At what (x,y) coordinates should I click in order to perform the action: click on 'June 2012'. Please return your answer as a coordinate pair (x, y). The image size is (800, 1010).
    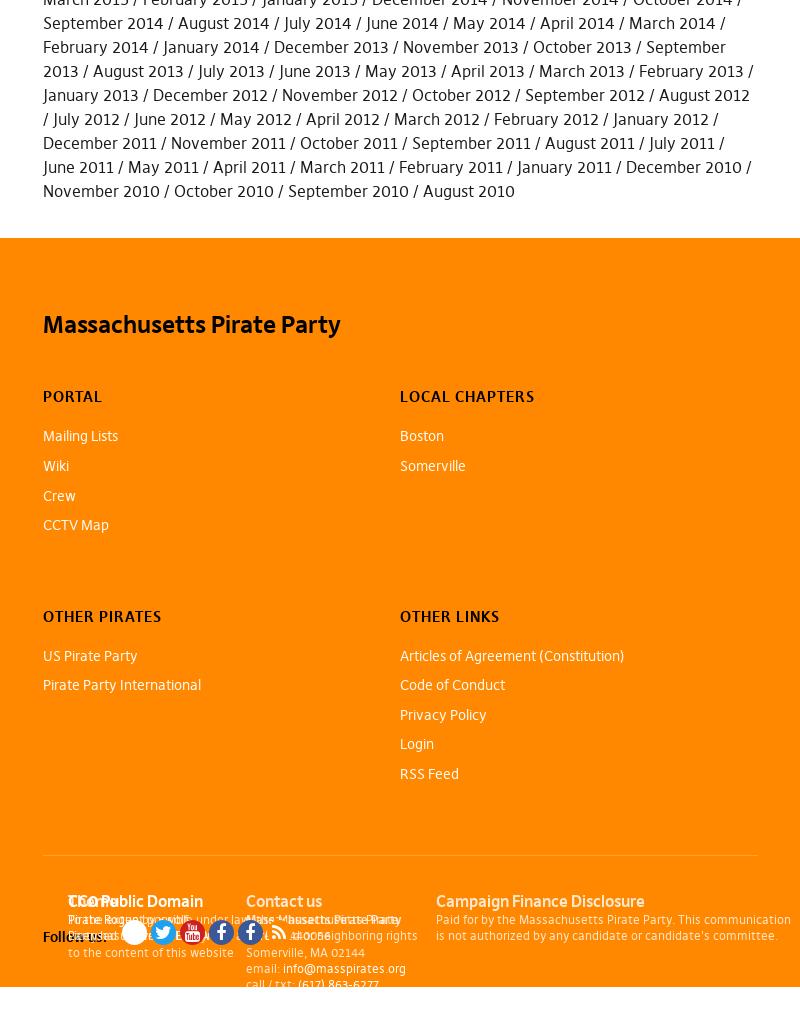
    Looking at the image, I should click on (167, 116).